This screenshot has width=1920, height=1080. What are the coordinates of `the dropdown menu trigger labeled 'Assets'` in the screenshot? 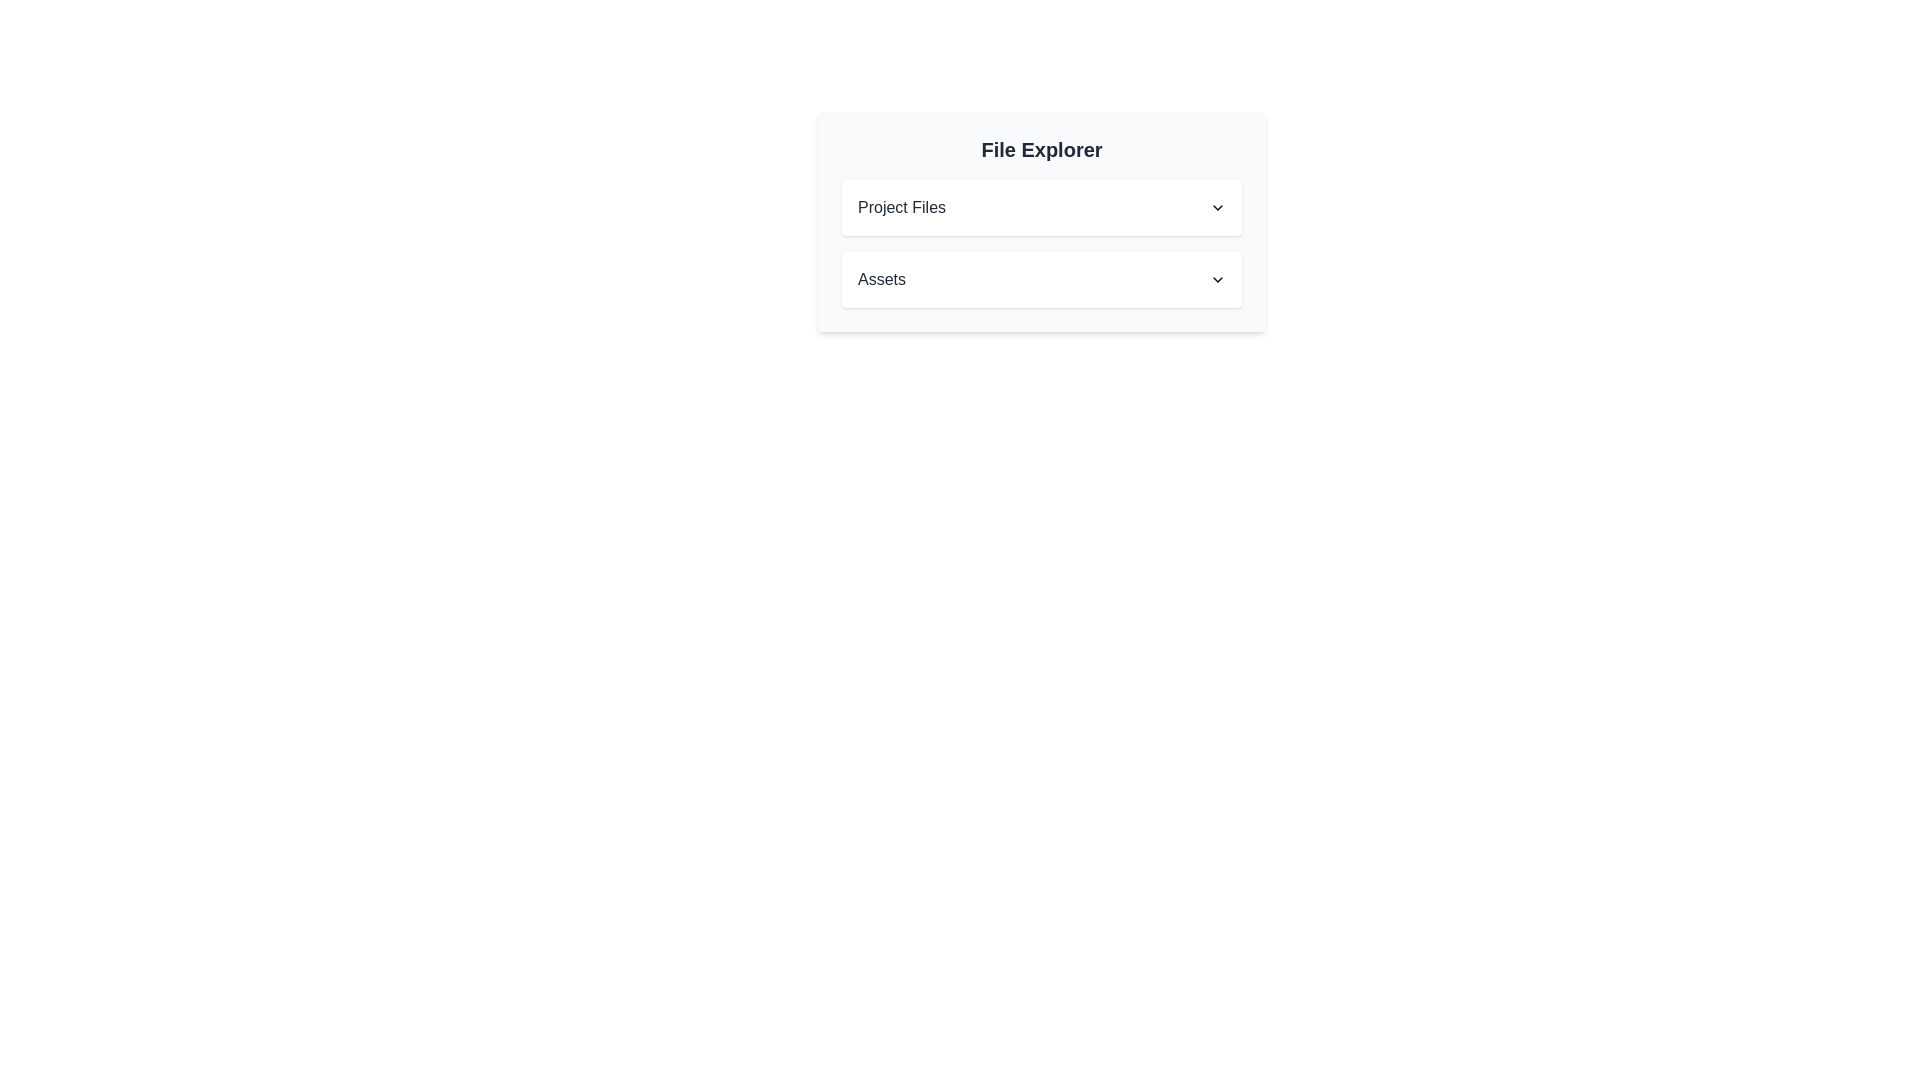 It's located at (1040, 280).